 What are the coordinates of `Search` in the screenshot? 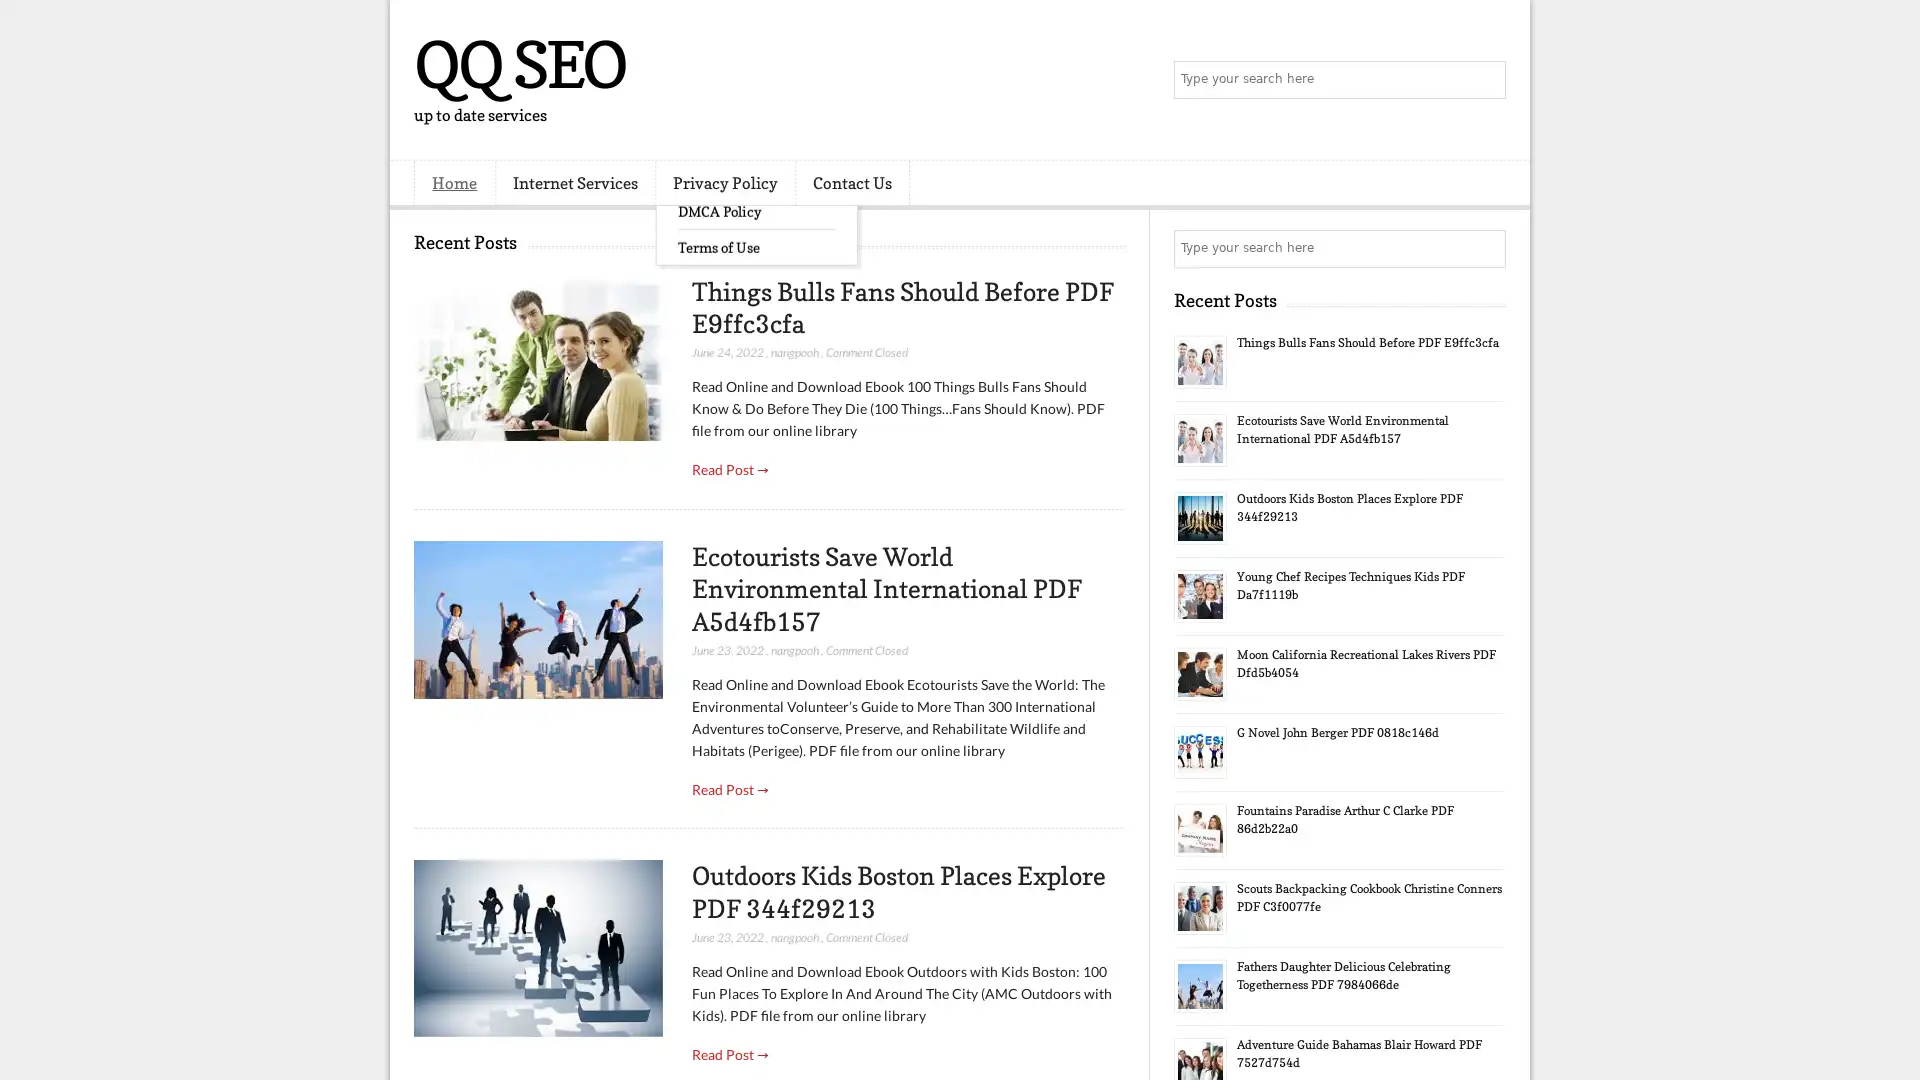 It's located at (1485, 80).